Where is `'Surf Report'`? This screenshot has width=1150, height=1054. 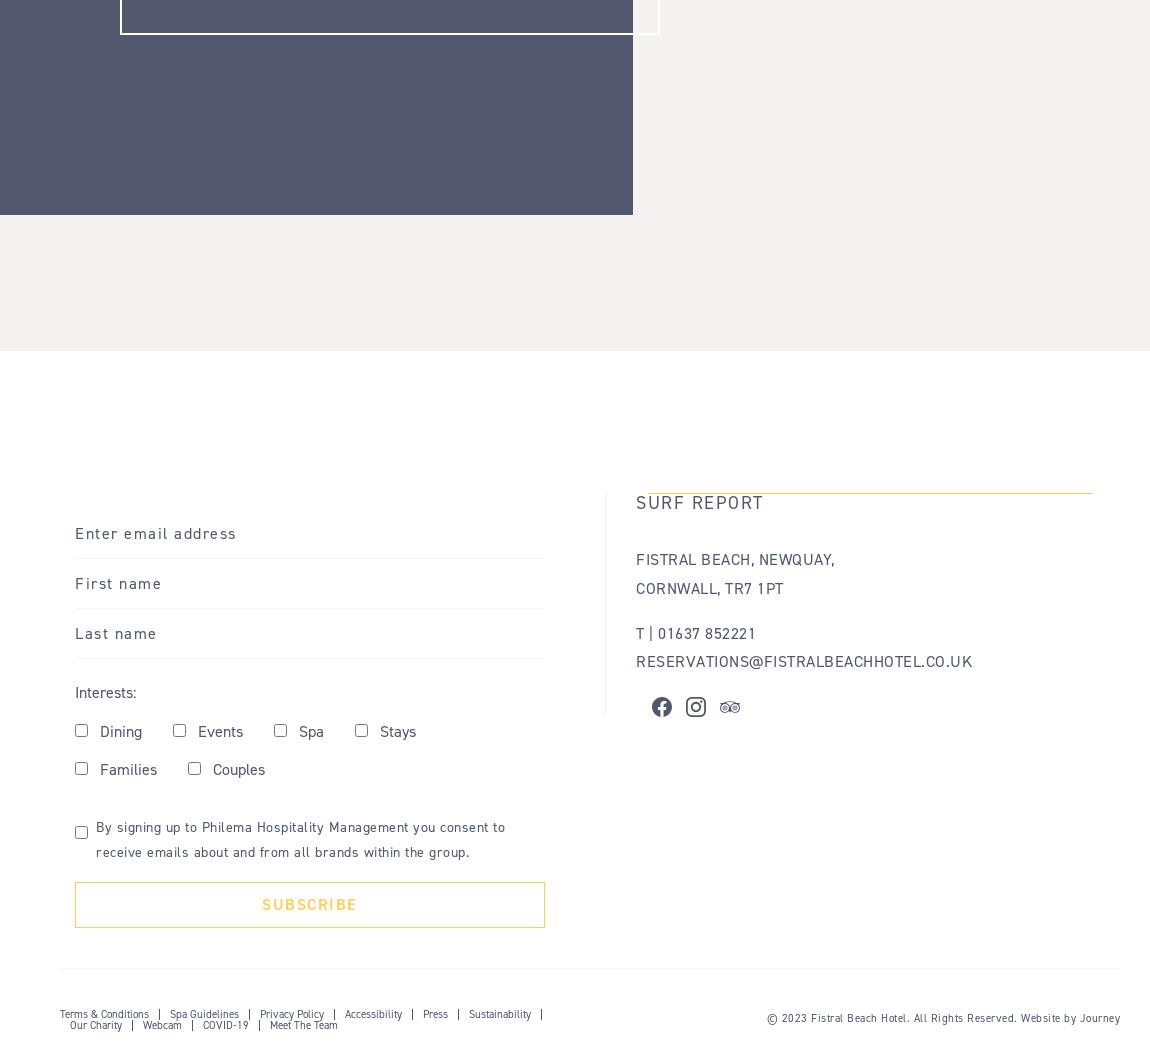 'Surf Report' is located at coordinates (698, 501).